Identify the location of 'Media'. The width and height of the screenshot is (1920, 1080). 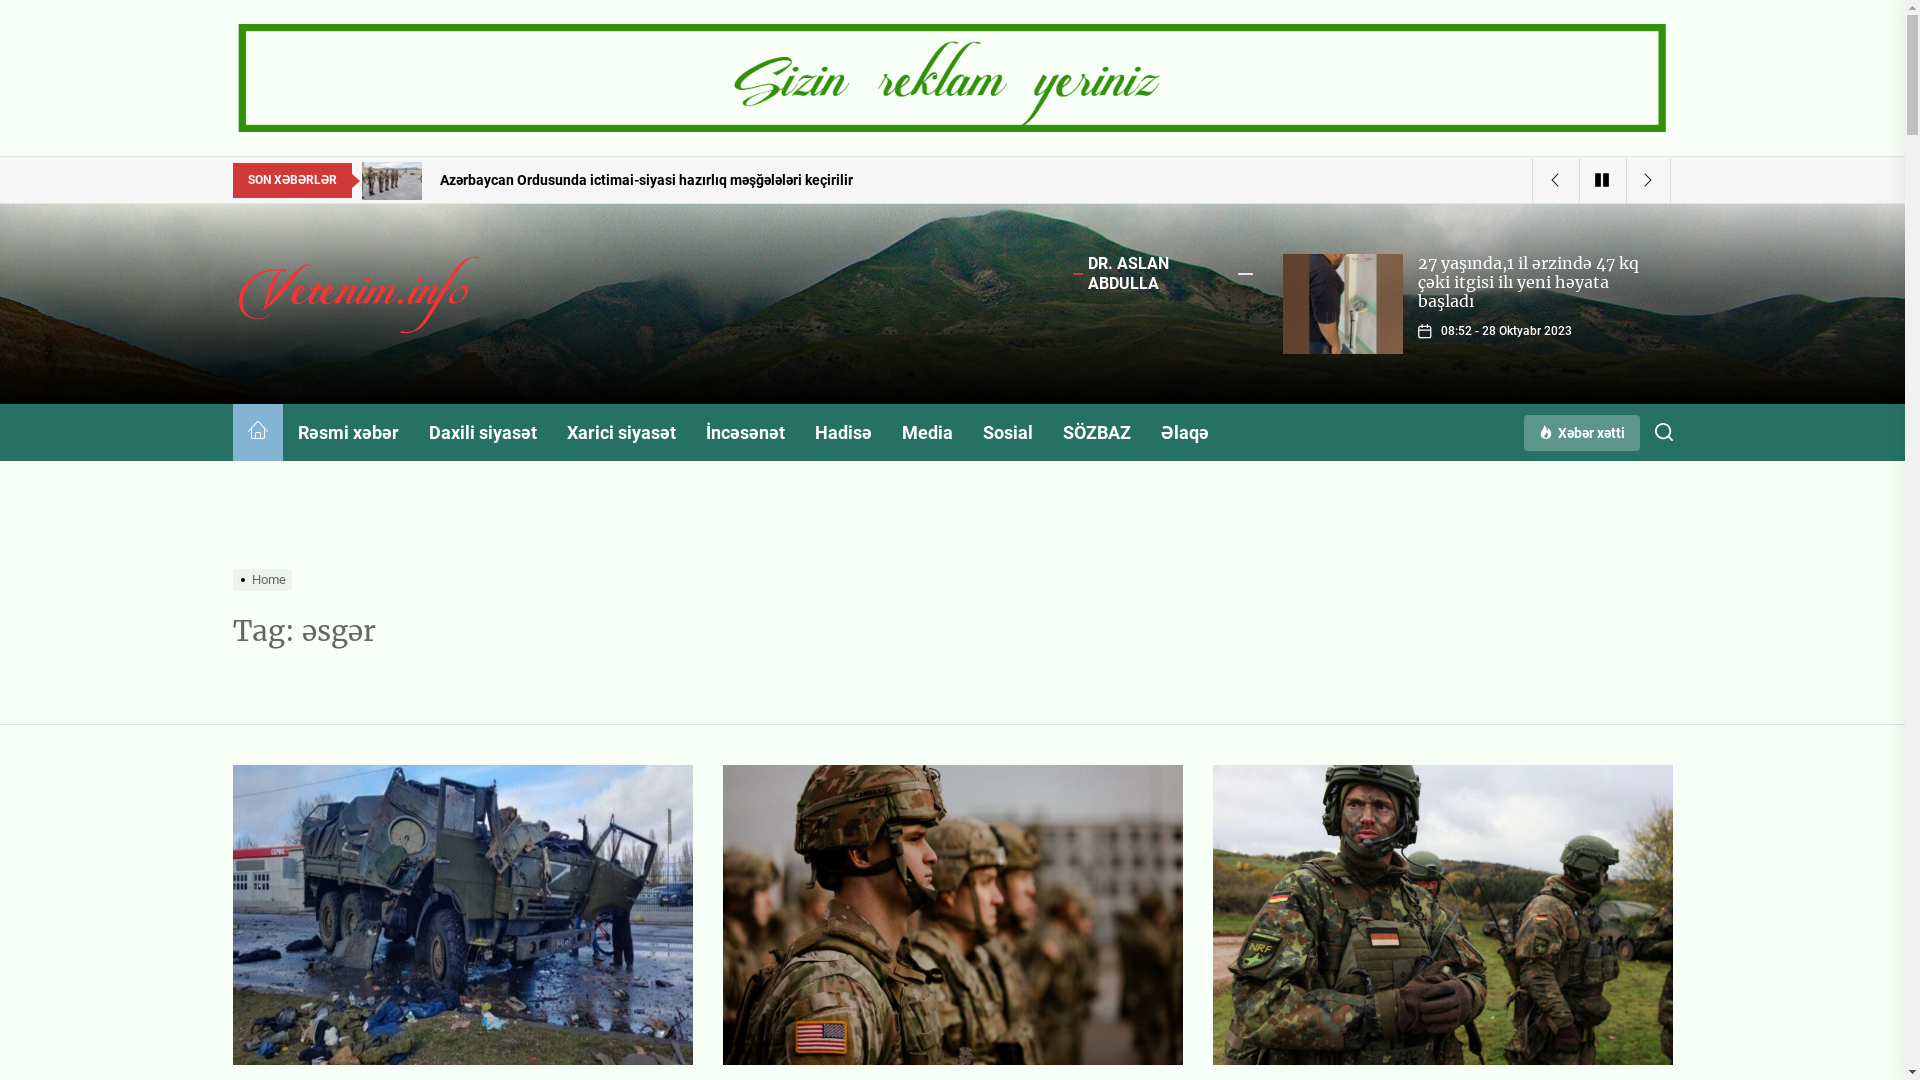
(925, 431).